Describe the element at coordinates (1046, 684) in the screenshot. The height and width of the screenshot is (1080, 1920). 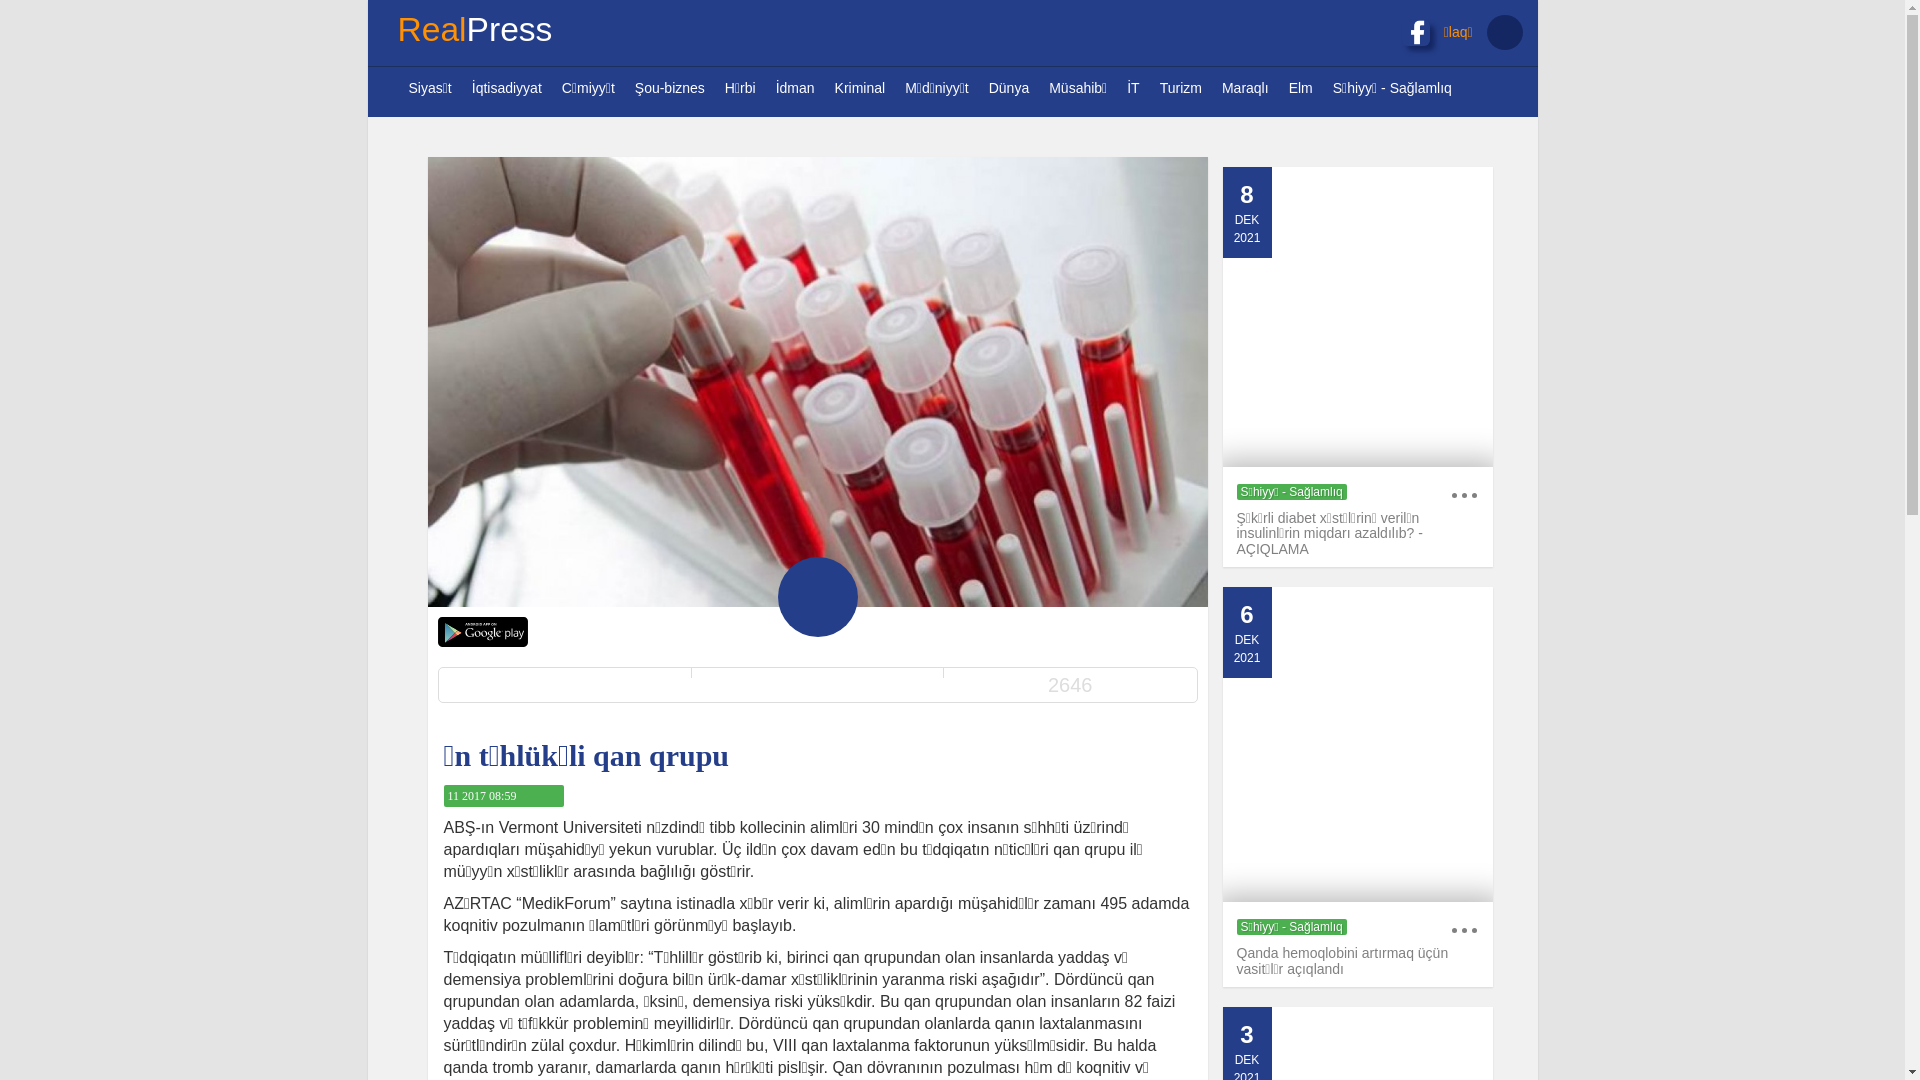
I see `'2646'` at that location.